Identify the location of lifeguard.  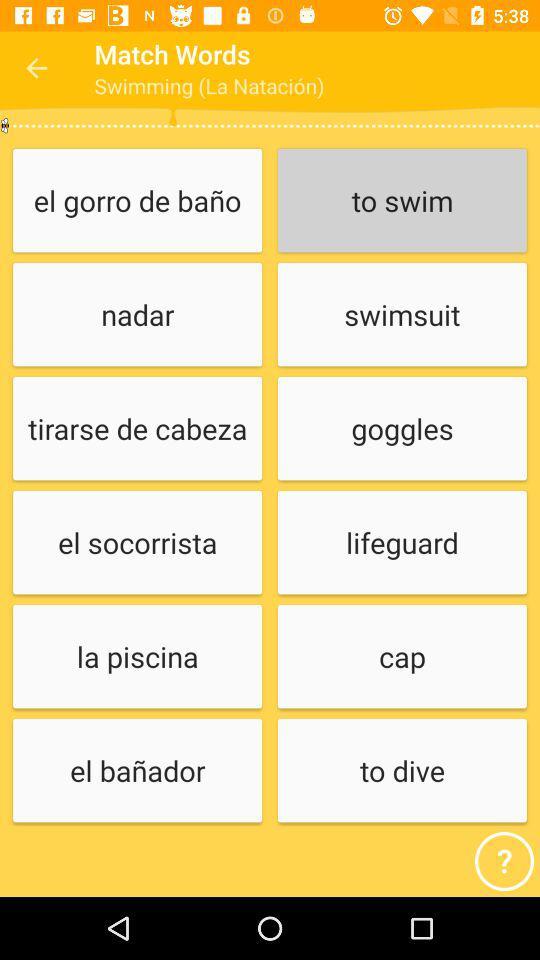
(402, 543).